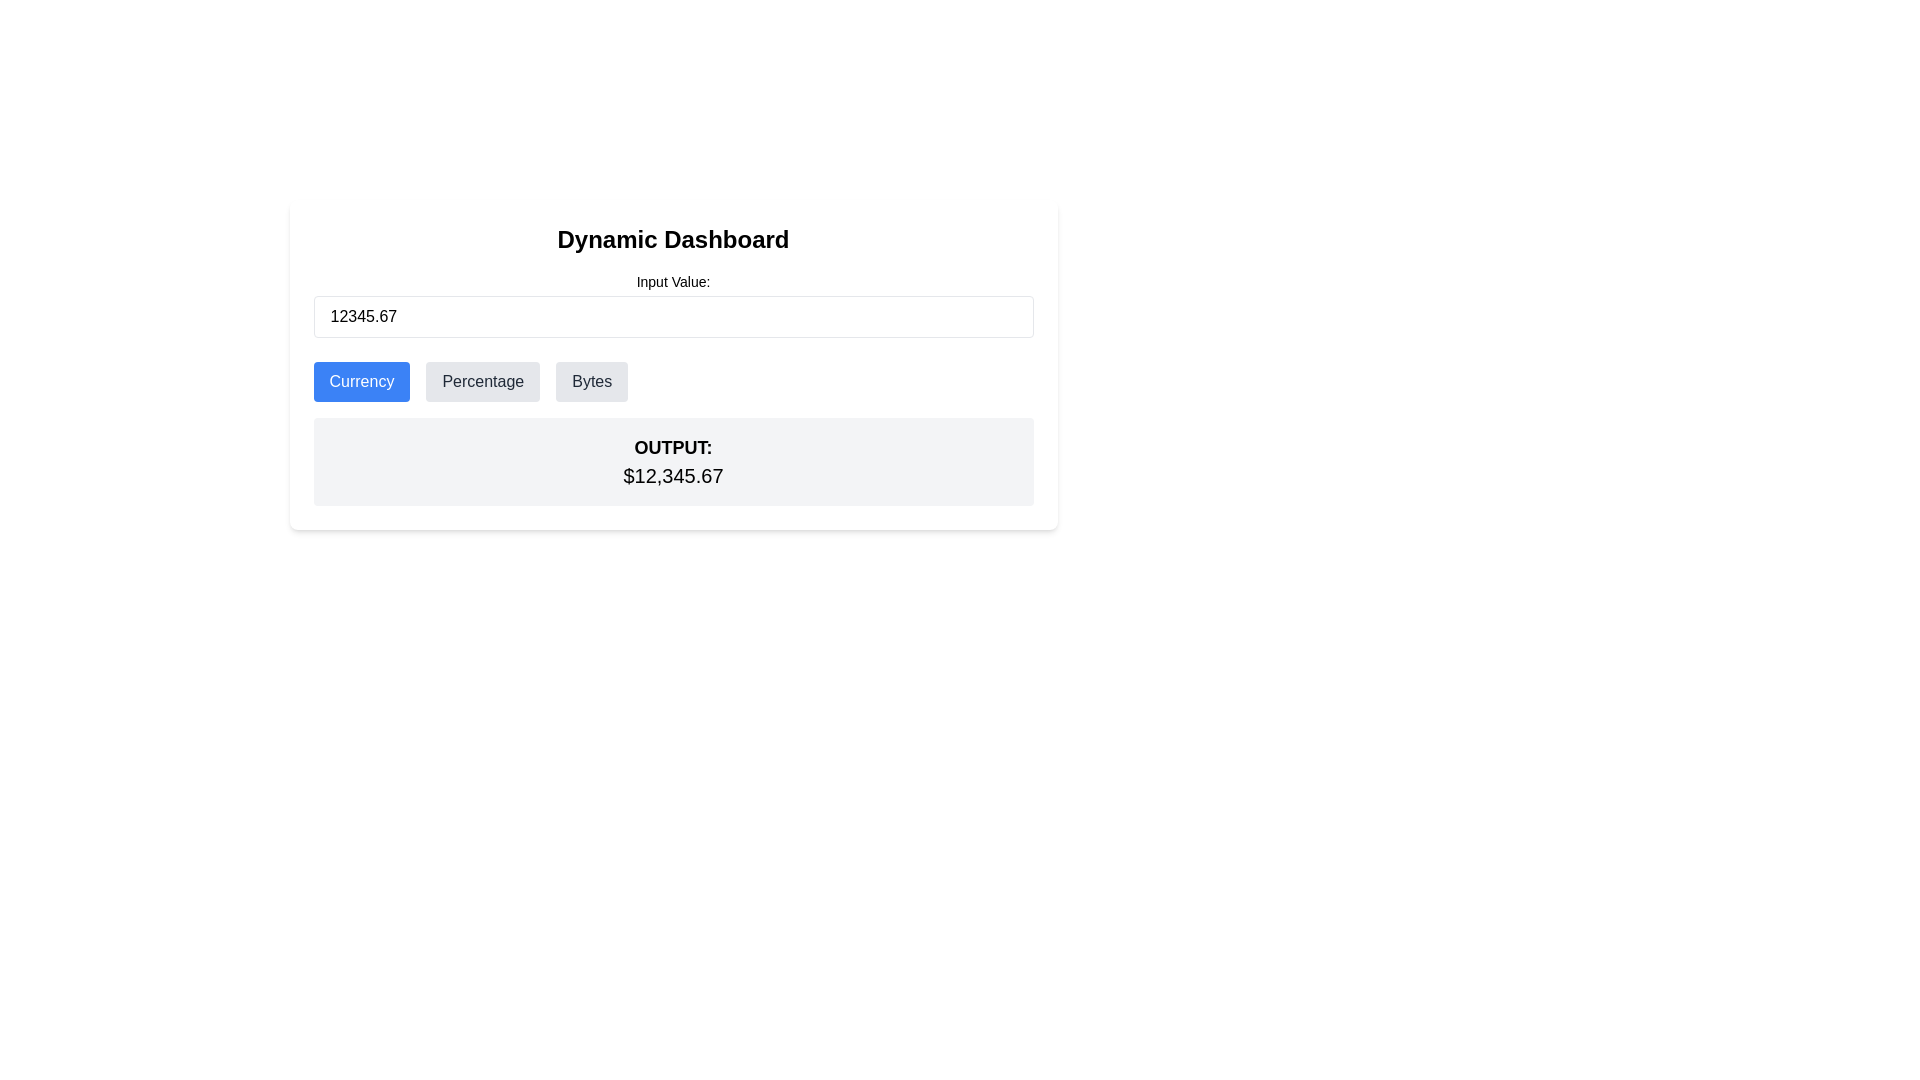 This screenshot has width=1920, height=1080. I want to click on the numeric input field labeled 'Input Value:' which is pre-populated with '12345.67' to focus on it, so click(673, 304).